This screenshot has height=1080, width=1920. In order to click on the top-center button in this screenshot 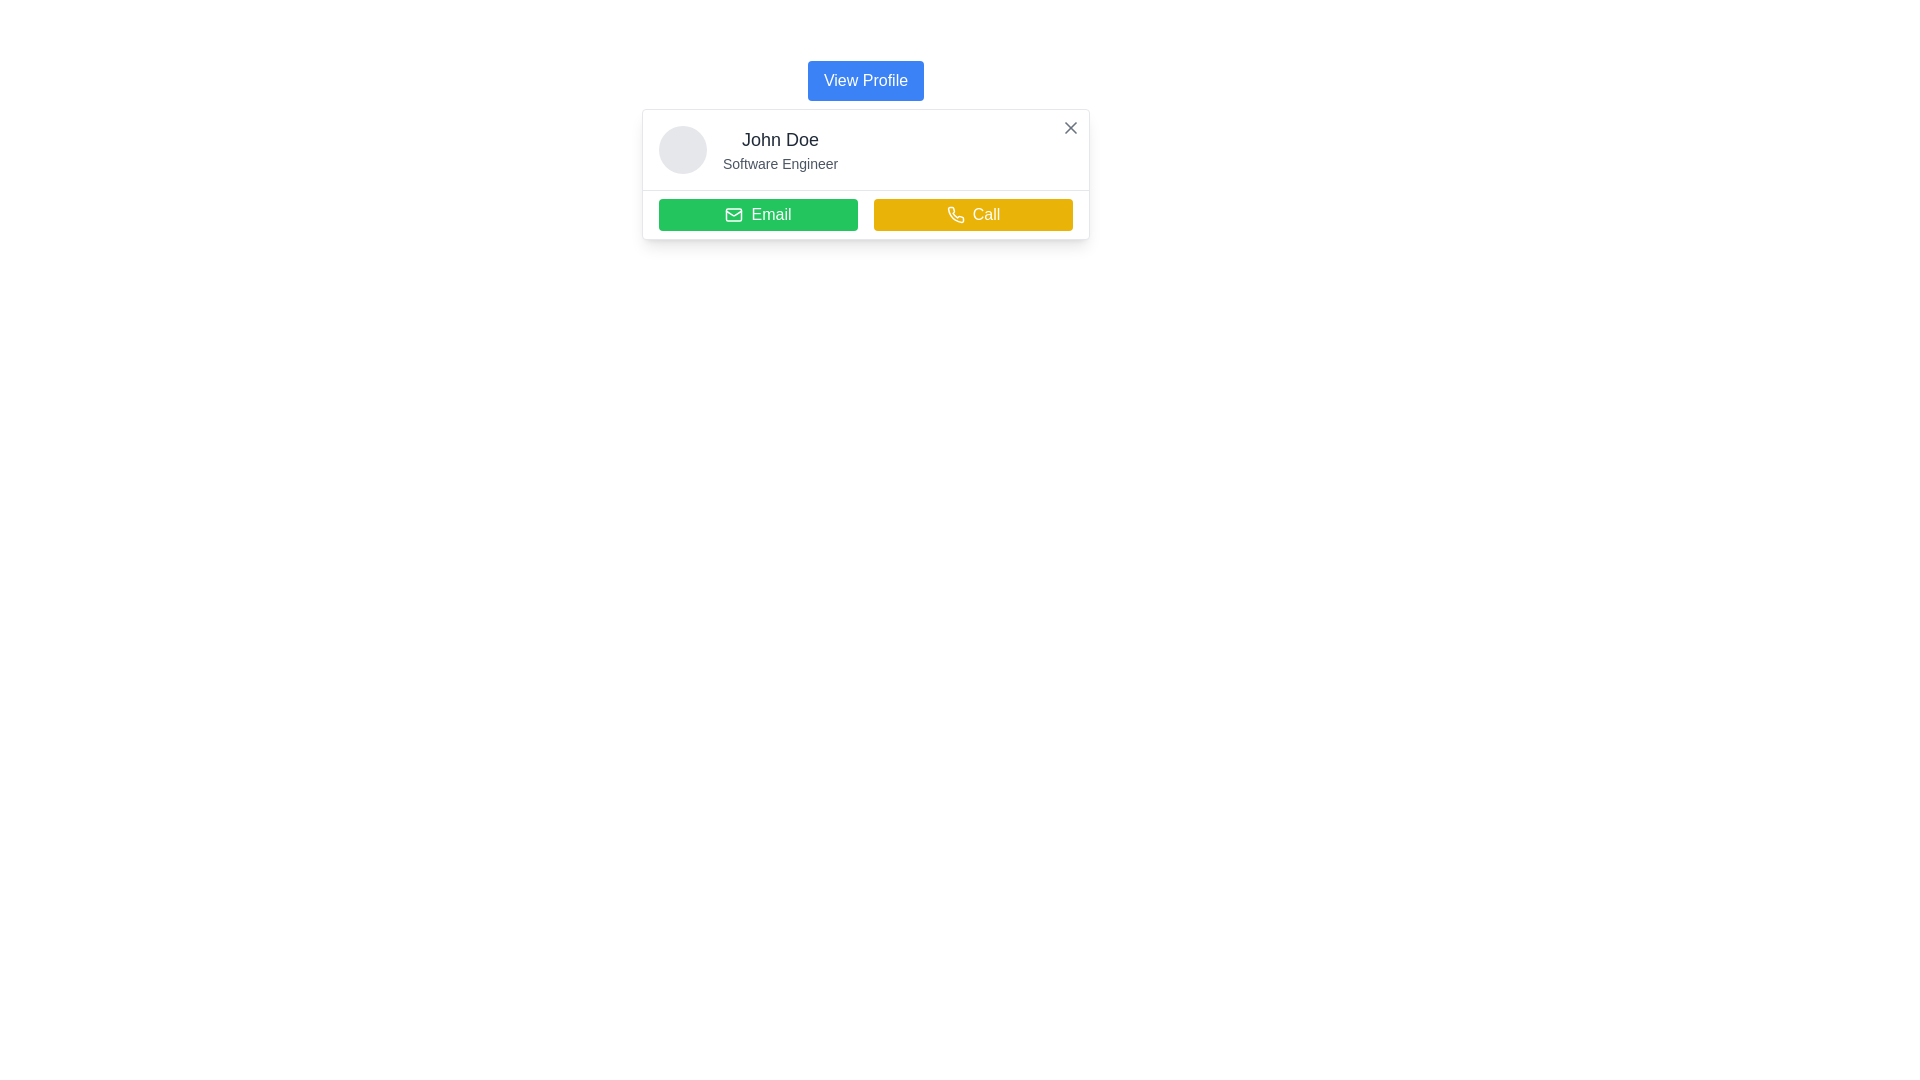, I will do `click(865, 80)`.